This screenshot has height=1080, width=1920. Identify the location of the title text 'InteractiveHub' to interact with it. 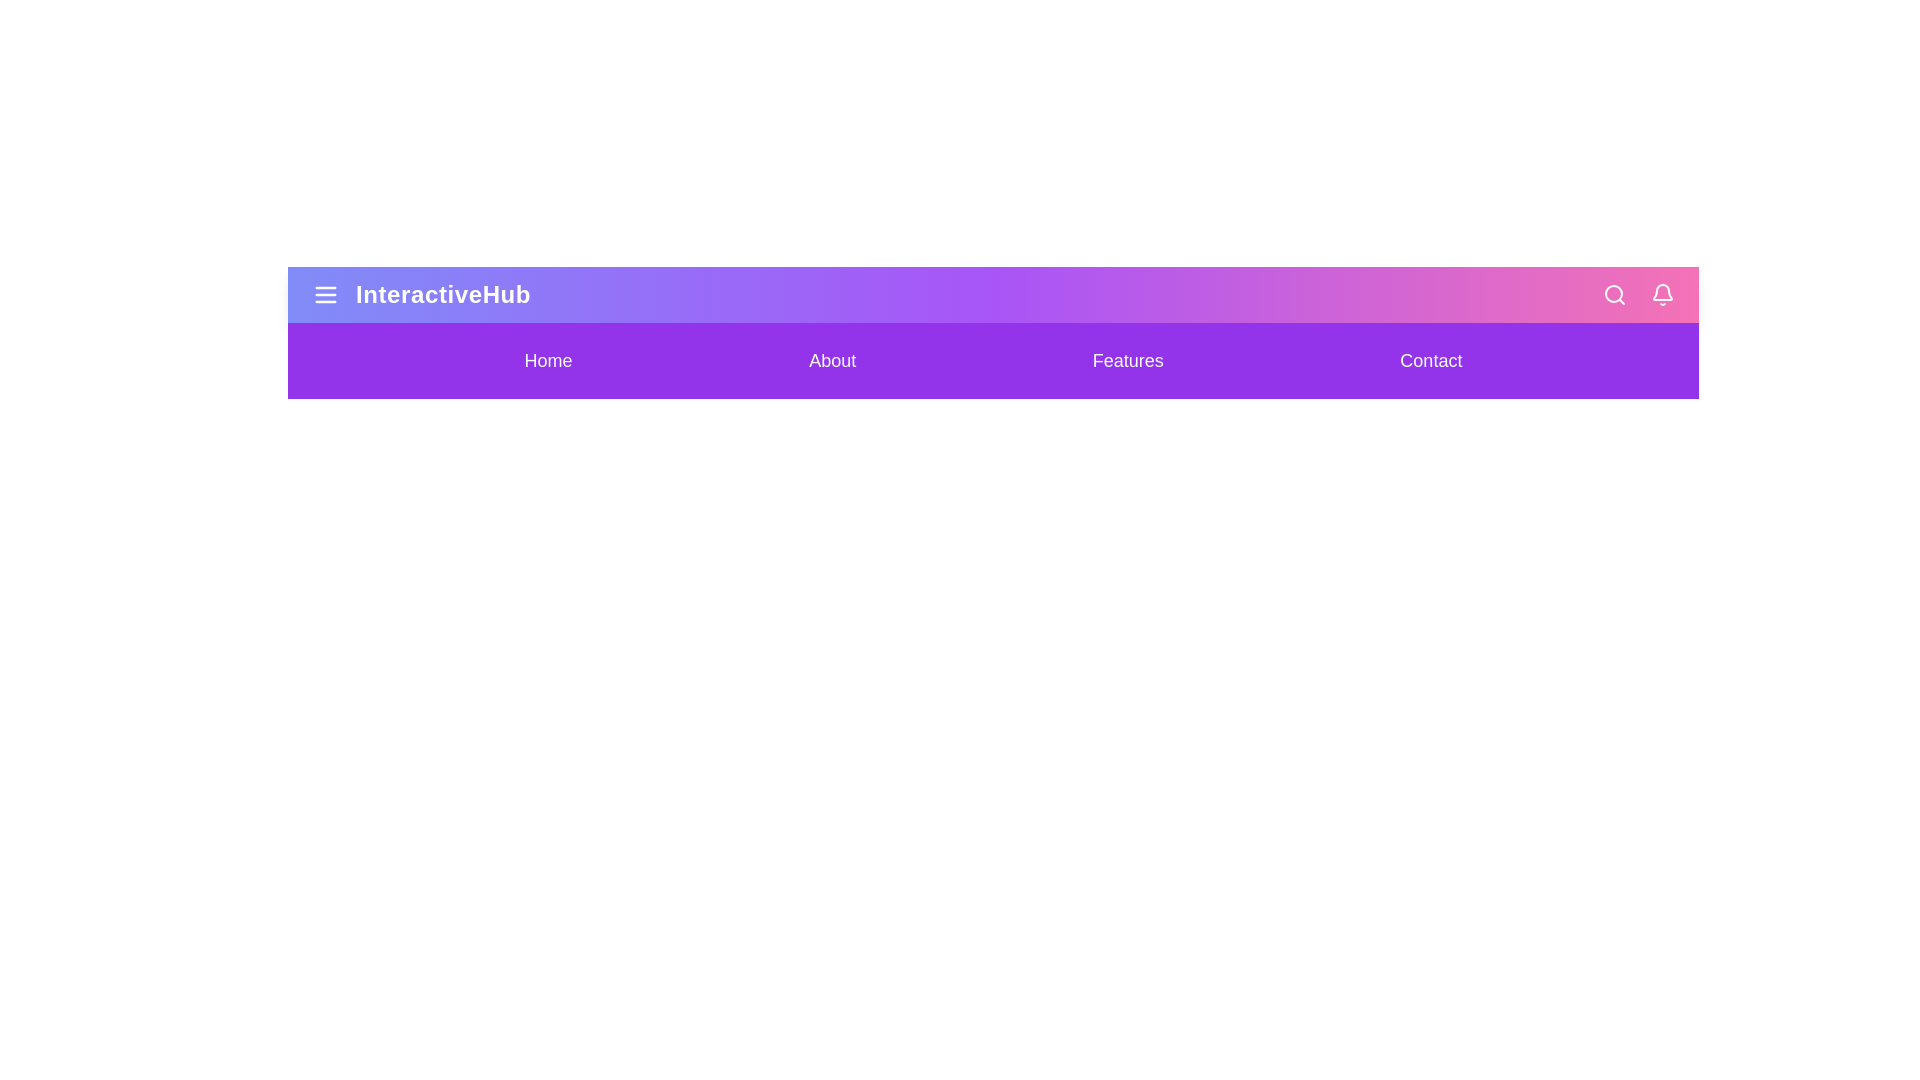
(442, 294).